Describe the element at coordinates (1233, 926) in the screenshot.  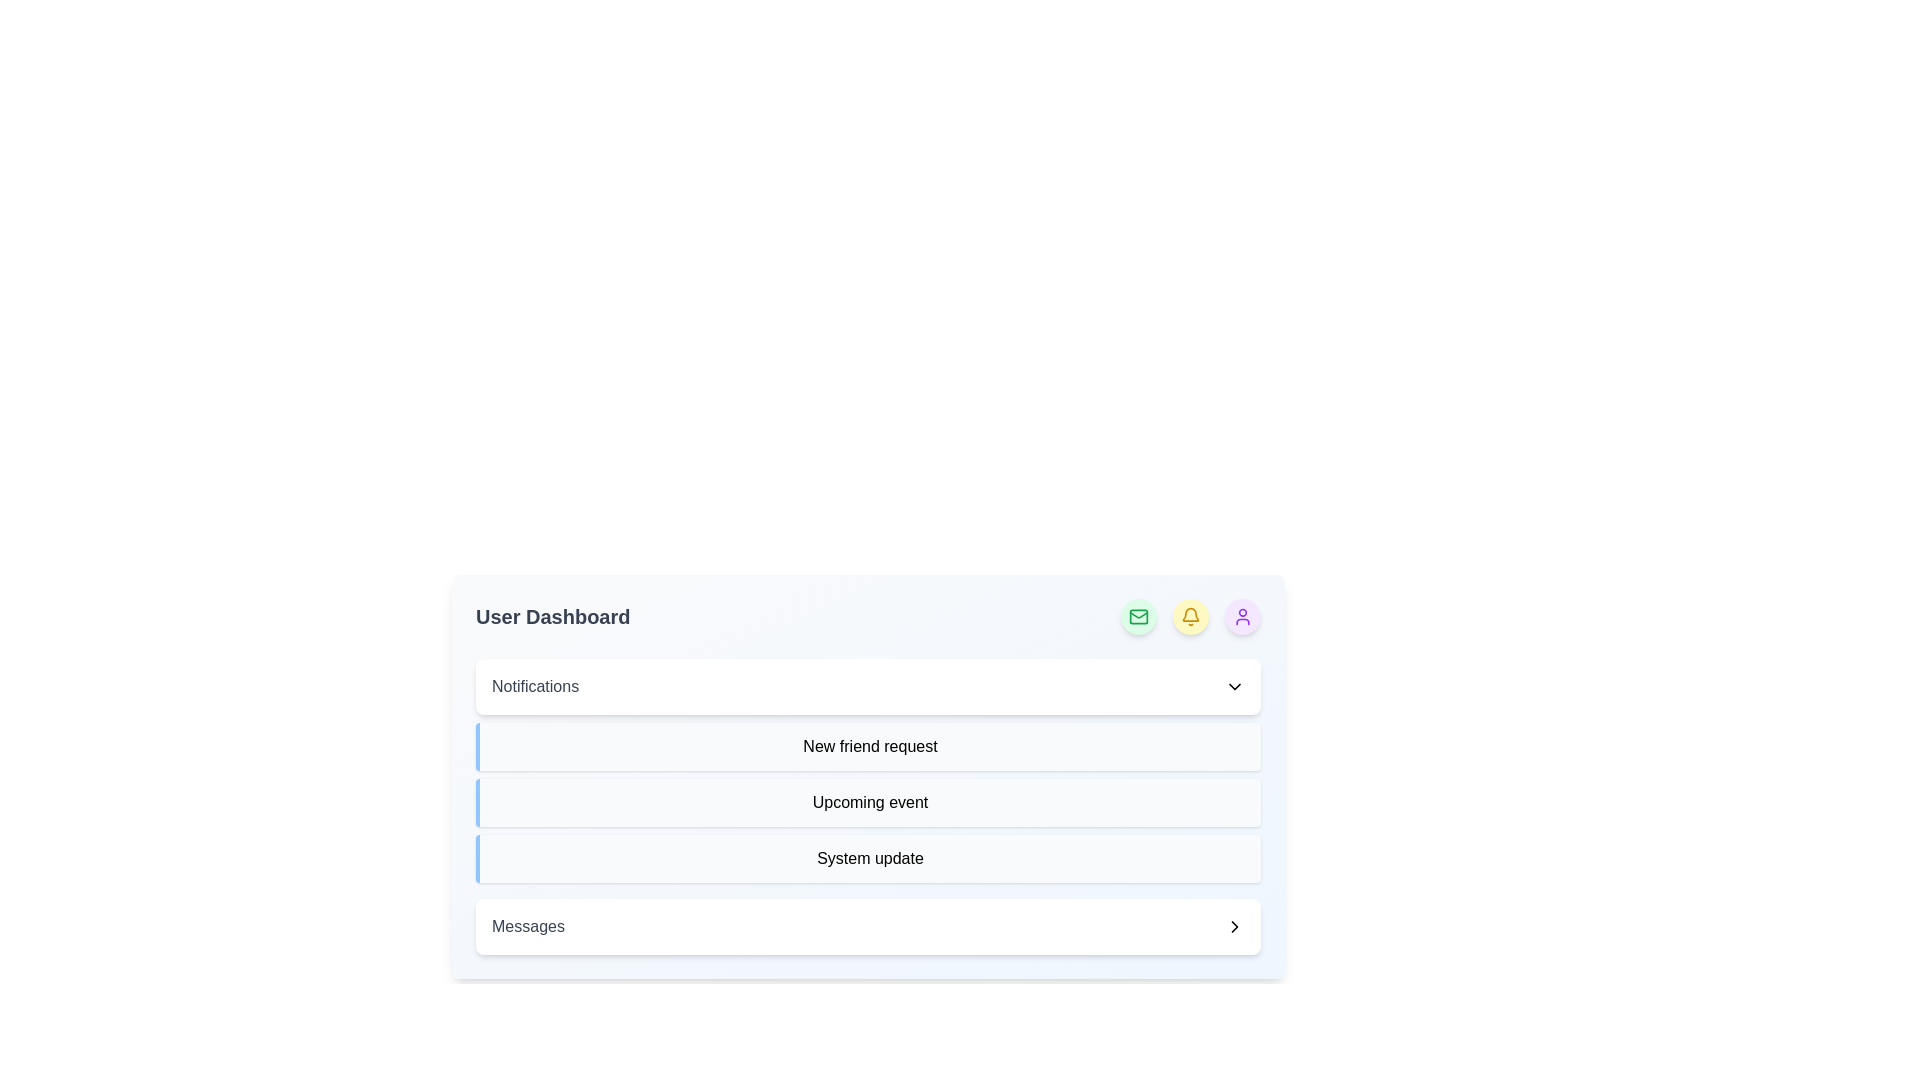
I see `the right-pointing chevron arrow icon located in the rightmost section of the dashboard` at that location.